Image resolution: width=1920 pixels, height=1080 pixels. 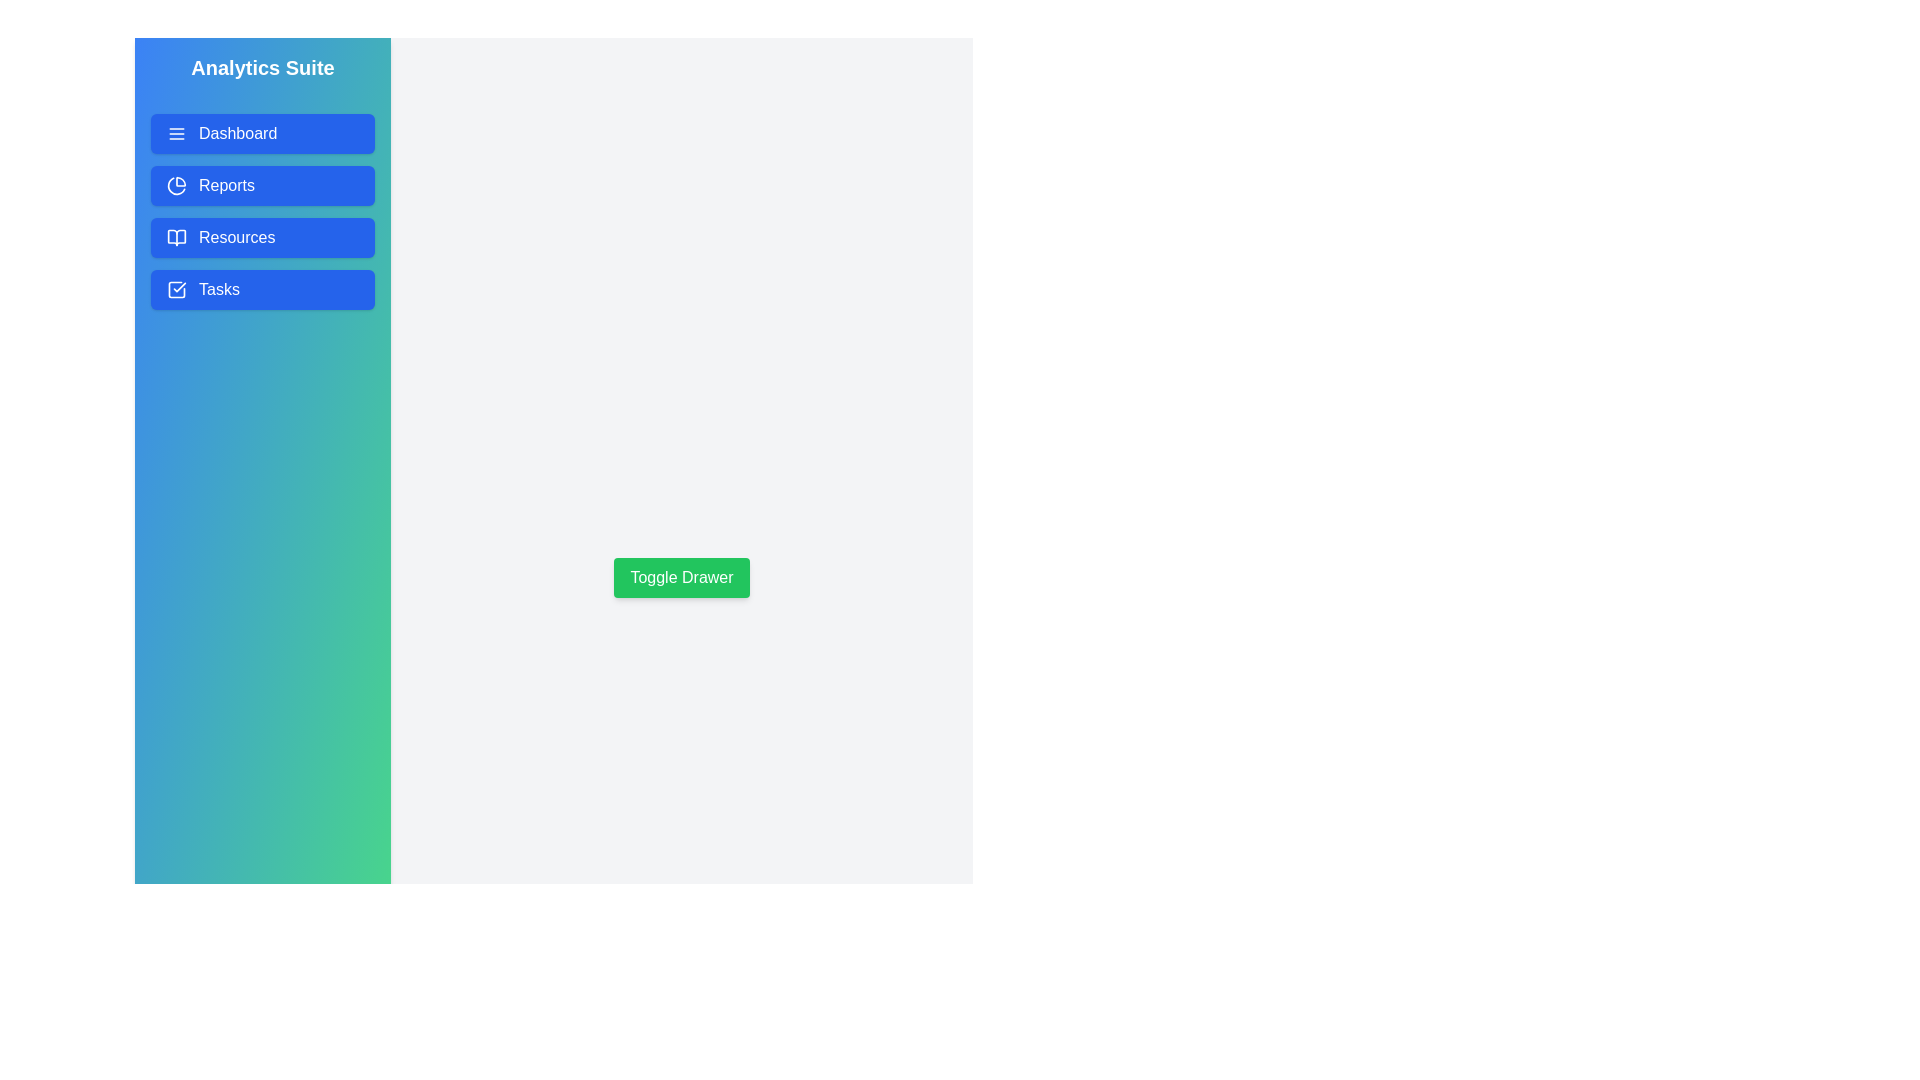 I want to click on the 'Tasks' button in the Analytics Drawer, so click(x=262, y=289).